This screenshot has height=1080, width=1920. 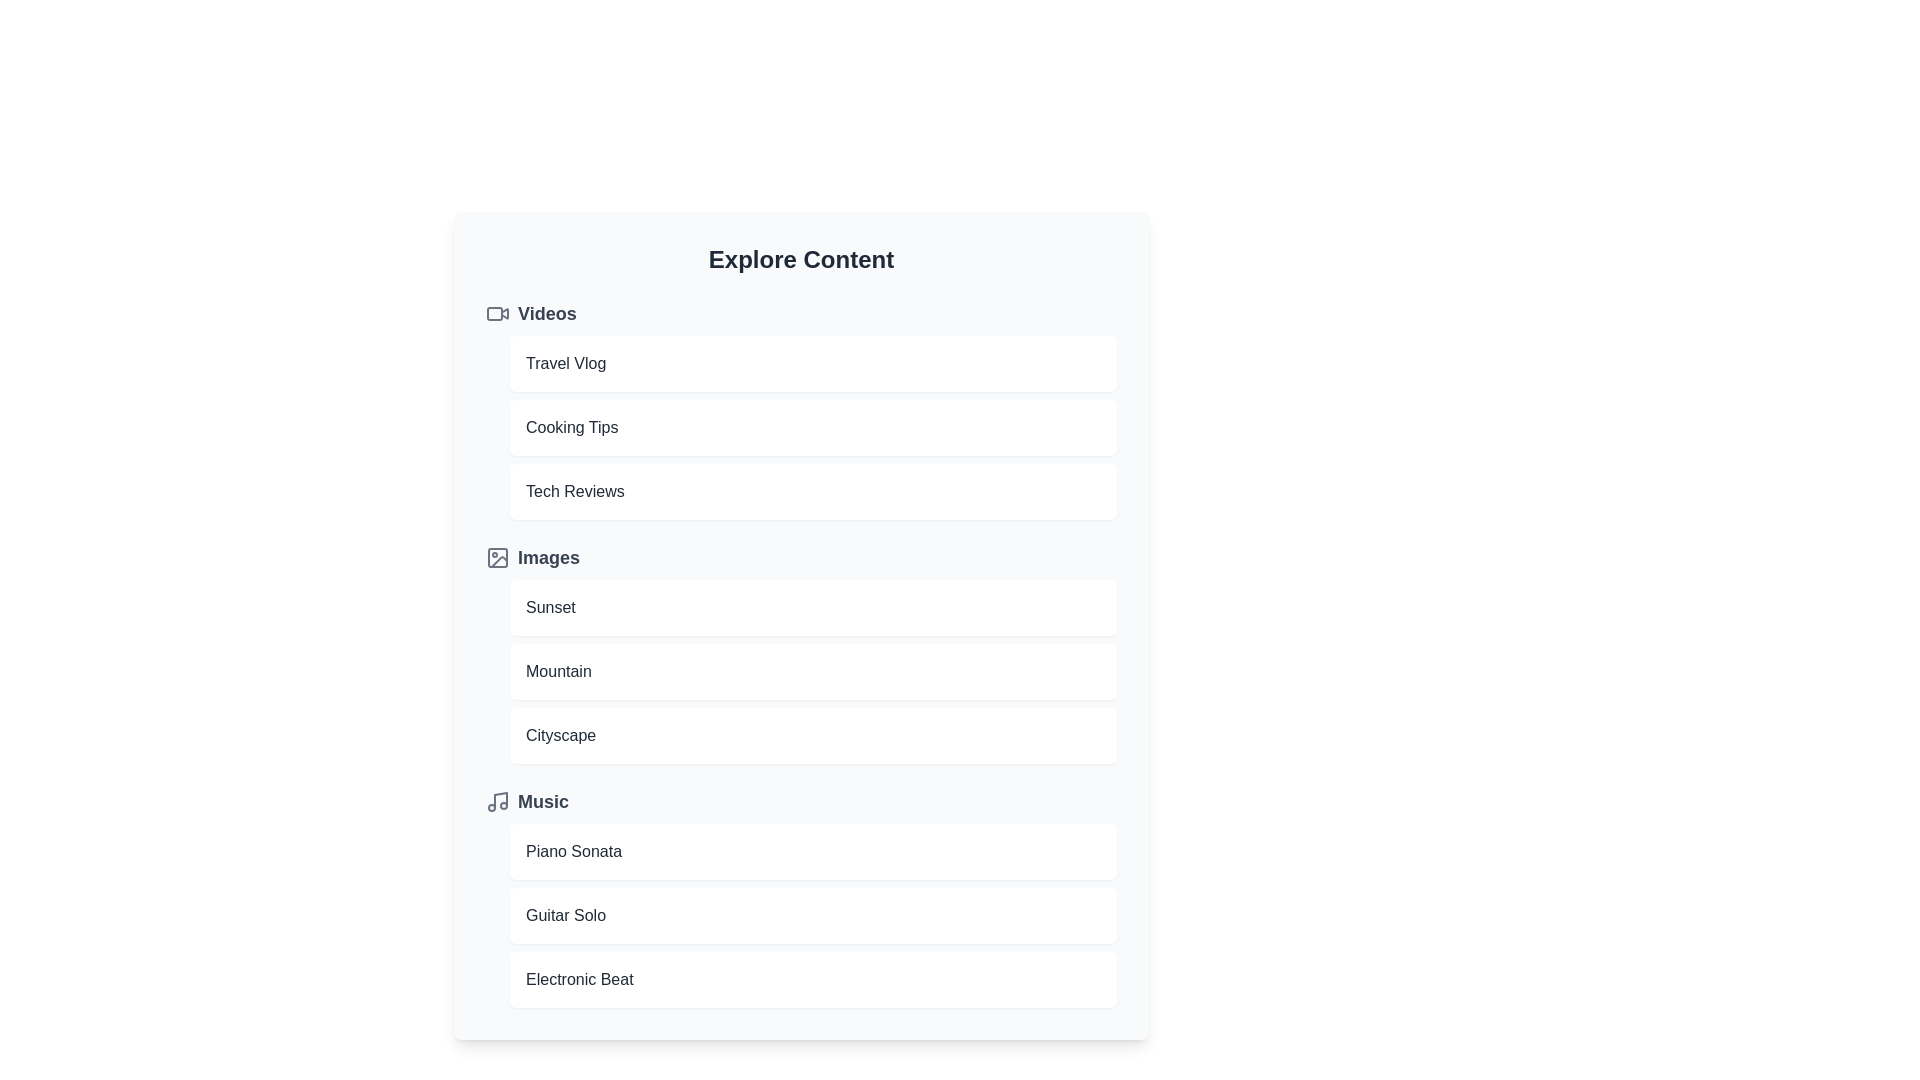 What do you see at coordinates (813, 915) in the screenshot?
I see `the item Guitar Solo to open it` at bounding box center [813, 915].